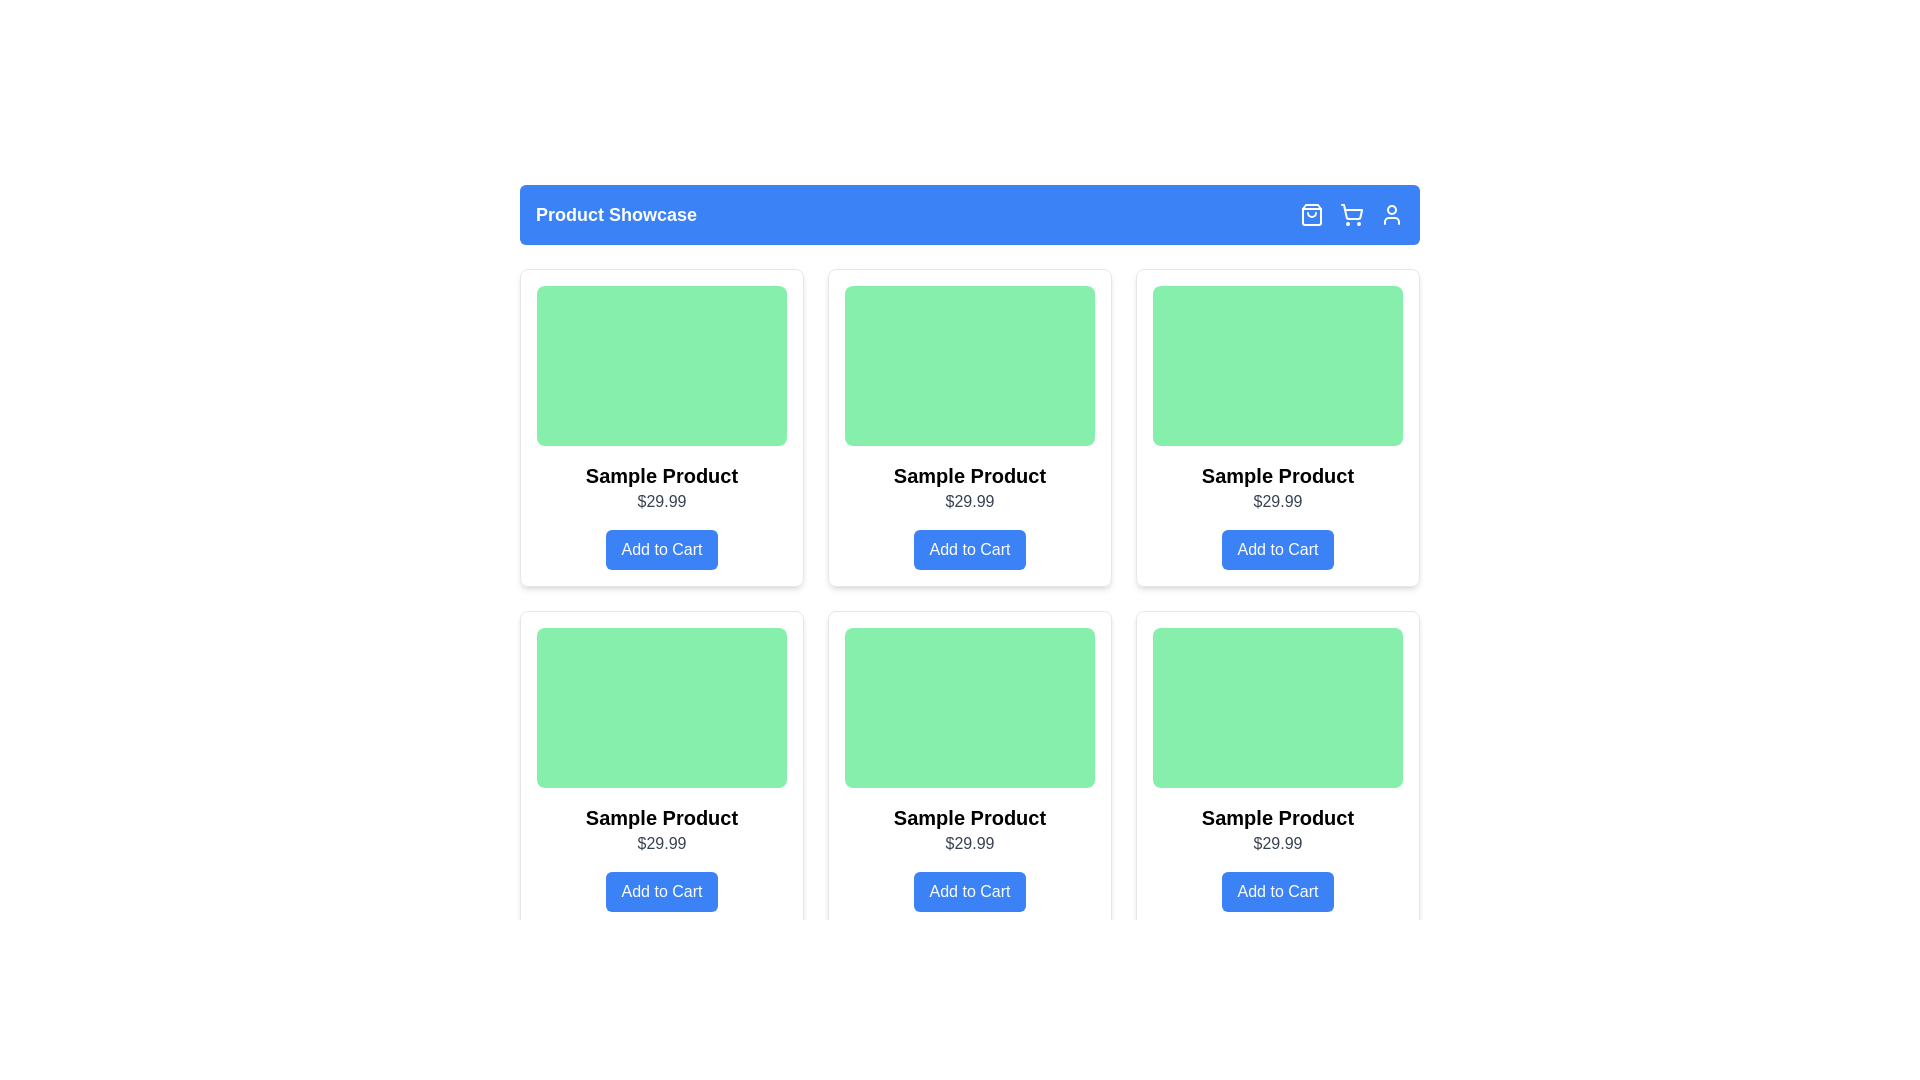  I want to click on the product title displayed, so click(1276, 475).